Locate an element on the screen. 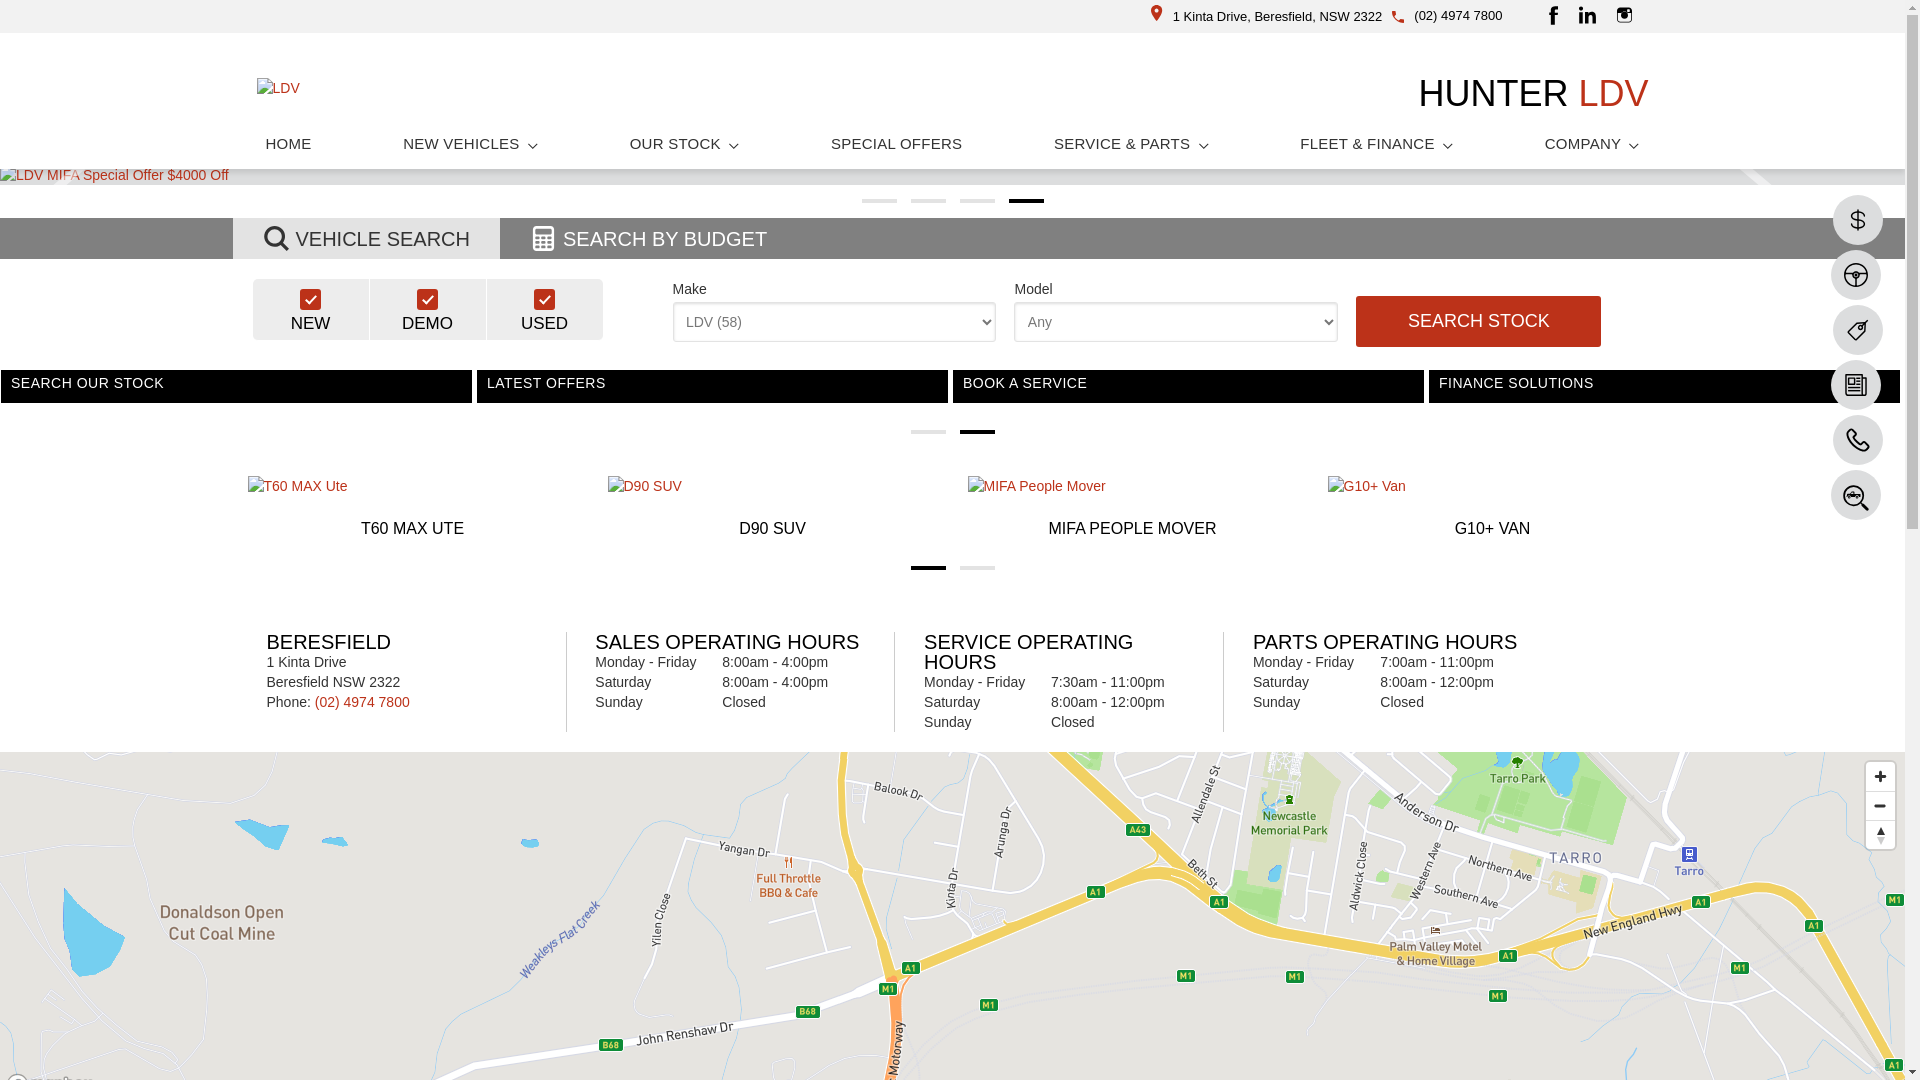 This screenshot has height=1080, width=1920. 'SEARCH STOCK' is located at coordinates (1478, 320).